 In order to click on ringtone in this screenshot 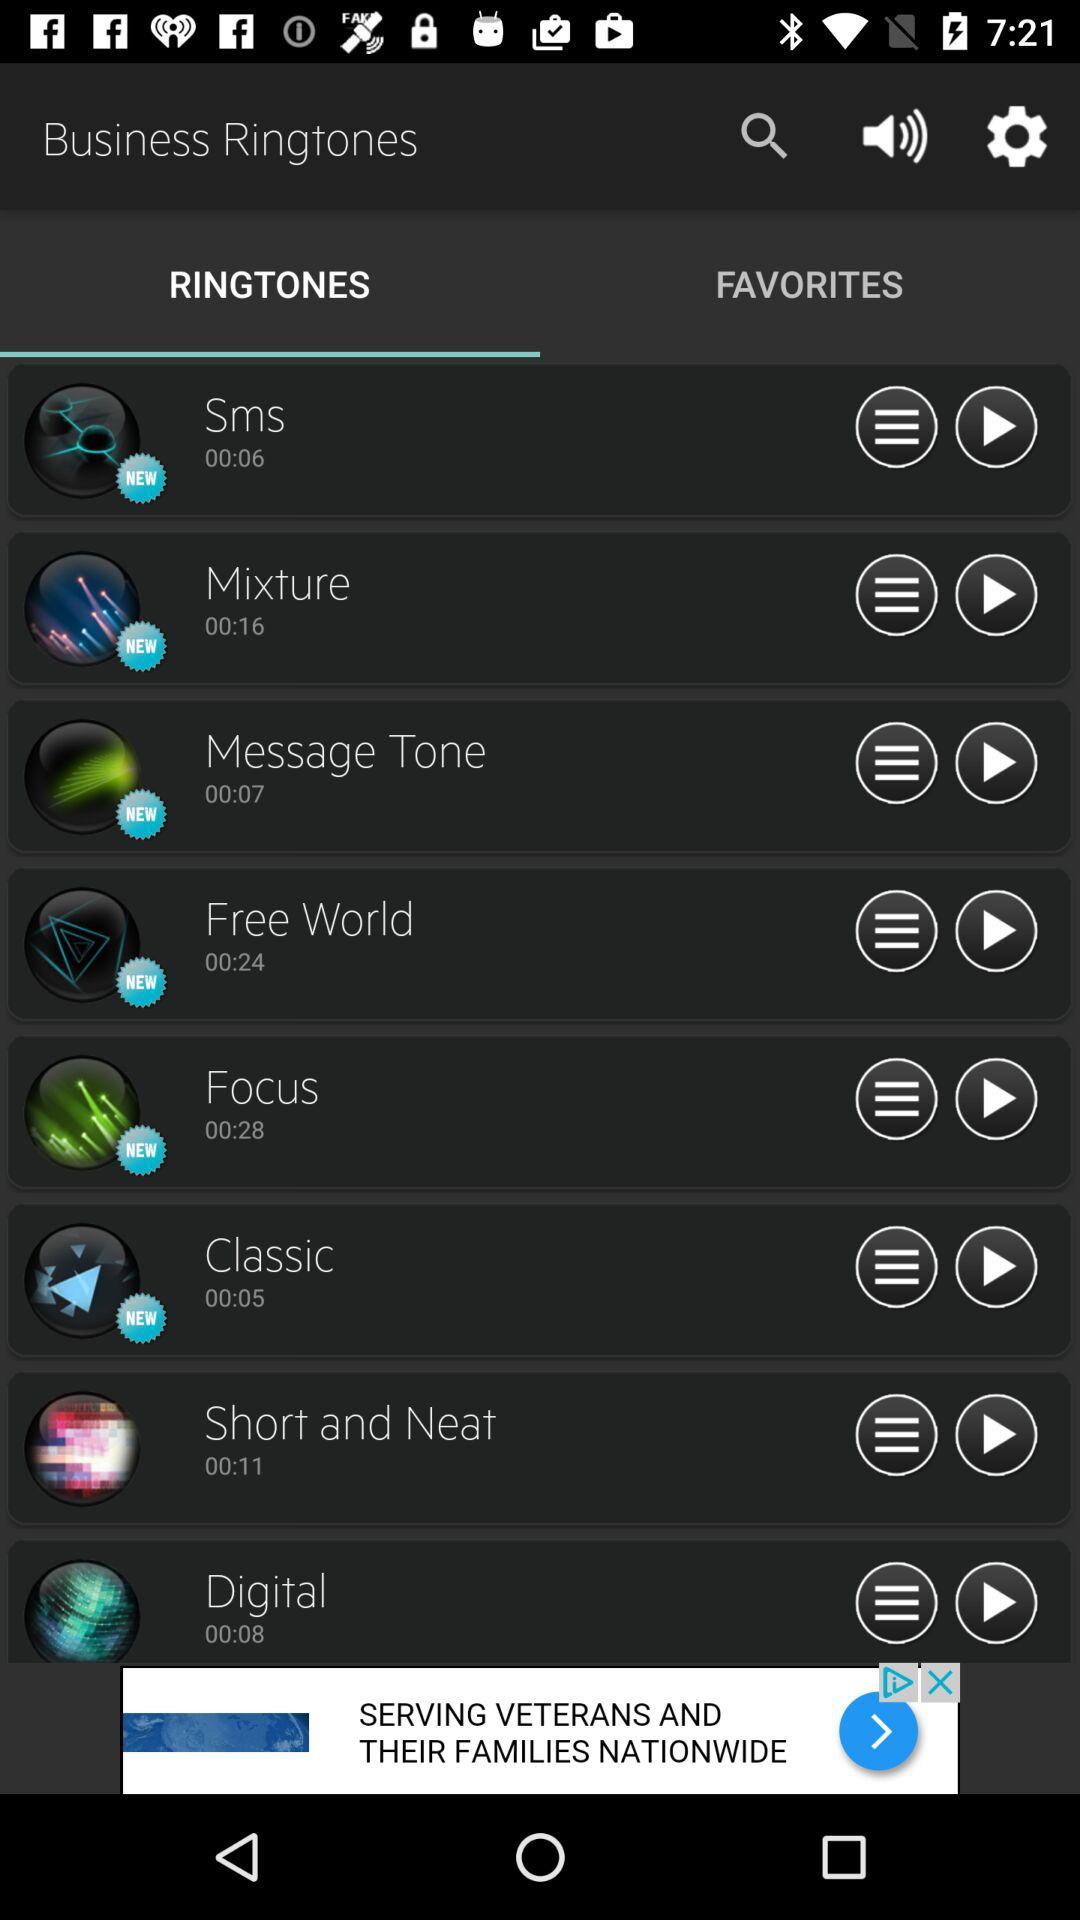, I will do `click(80, 1449)`.